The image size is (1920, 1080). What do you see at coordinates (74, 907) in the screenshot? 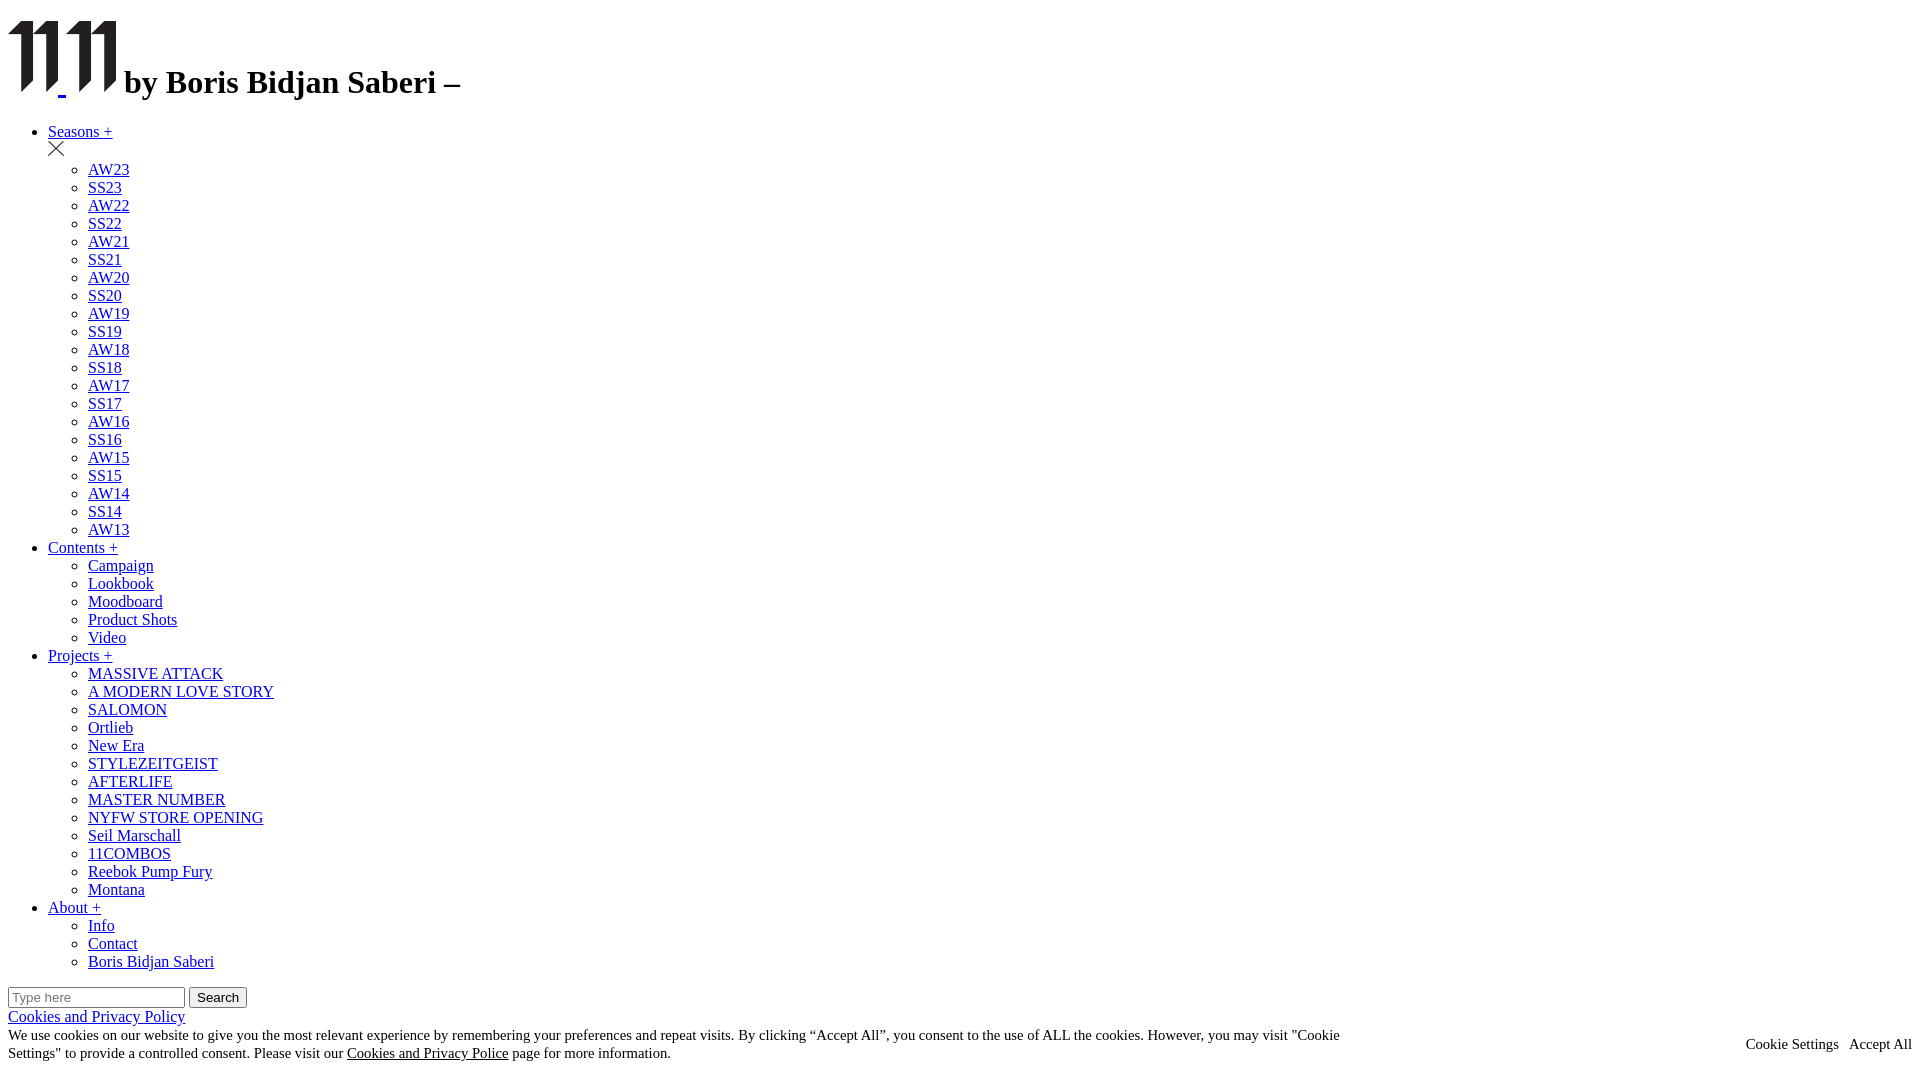
I see `'About +'` at bounding box center [74, 907].